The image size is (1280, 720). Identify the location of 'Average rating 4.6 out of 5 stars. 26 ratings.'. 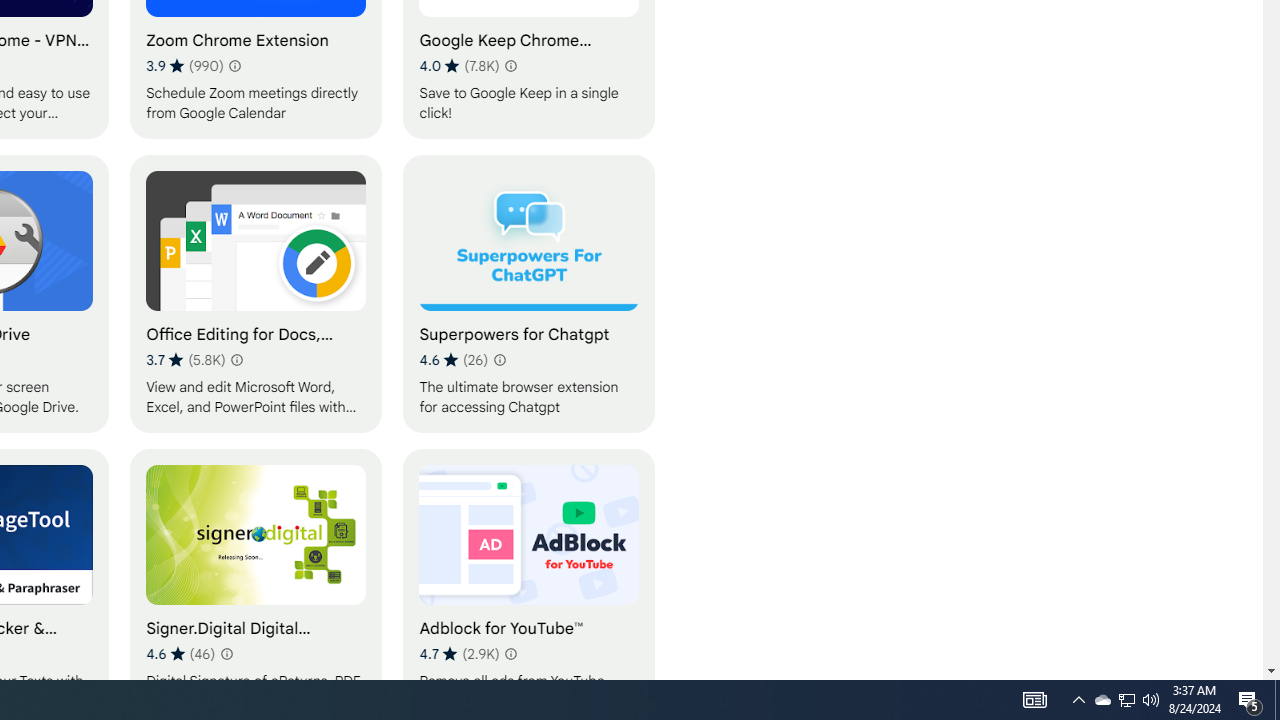
(452, 360).